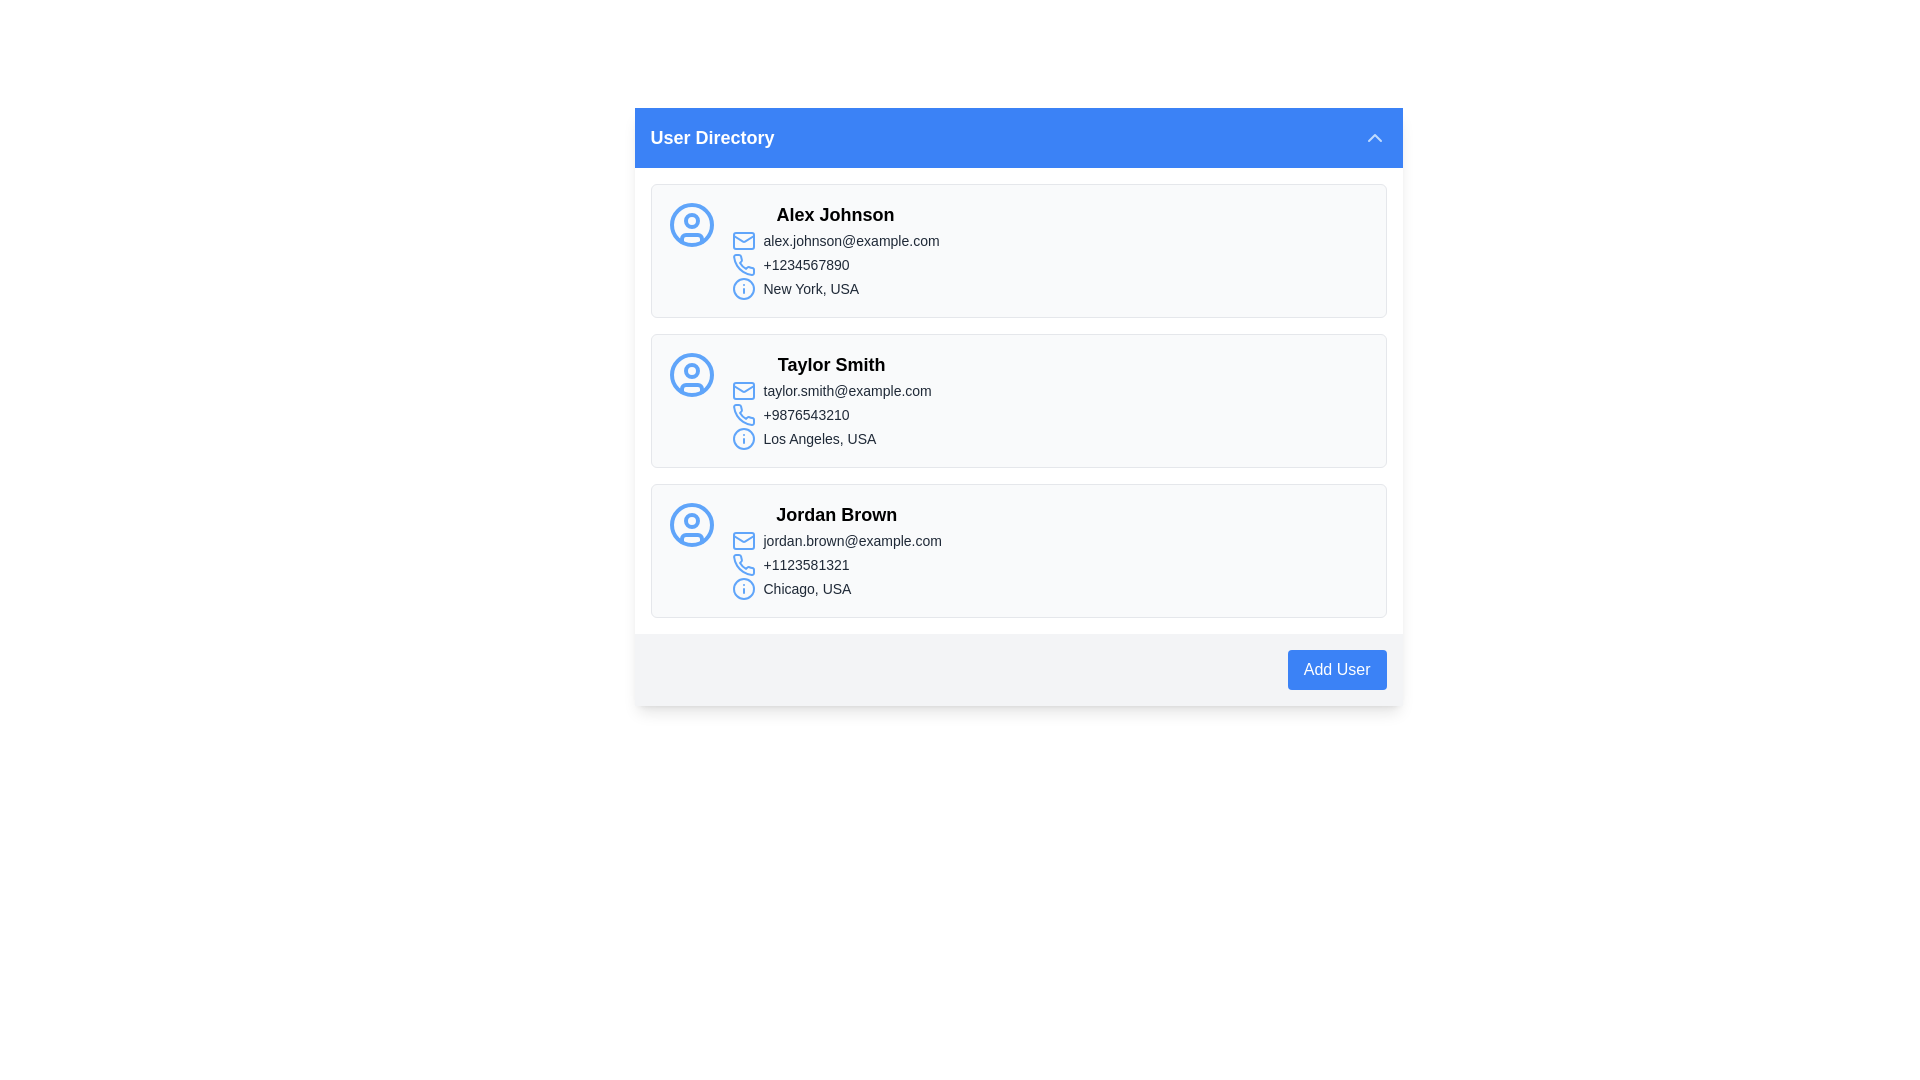  Describe the element at coordinates (712, 137) in the screenshot. I see `the Static Text Label that identifies the content of the interface as 'User Directory'` at that location.